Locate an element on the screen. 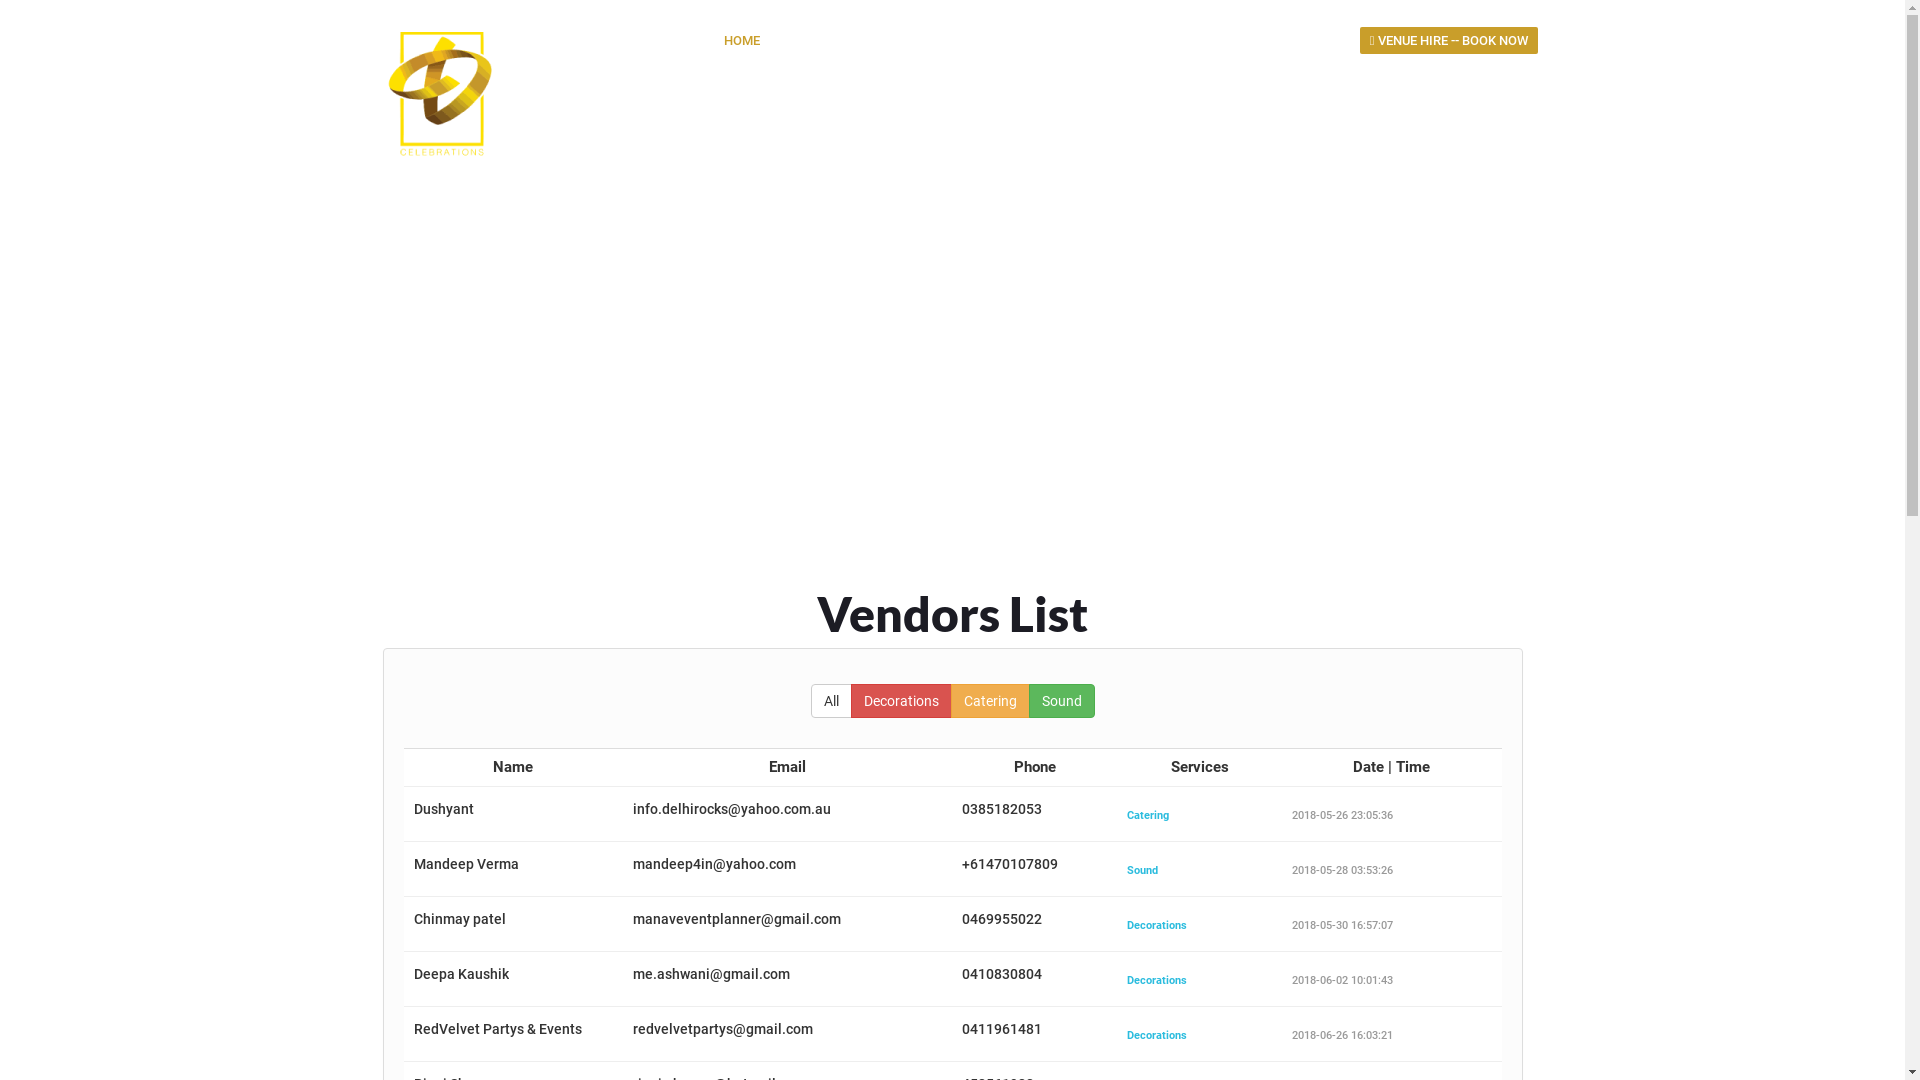 Image resolution: width=1920 pixels, height=1080 pixels. 'GALLERY' is located at coordinates (1049, 40).